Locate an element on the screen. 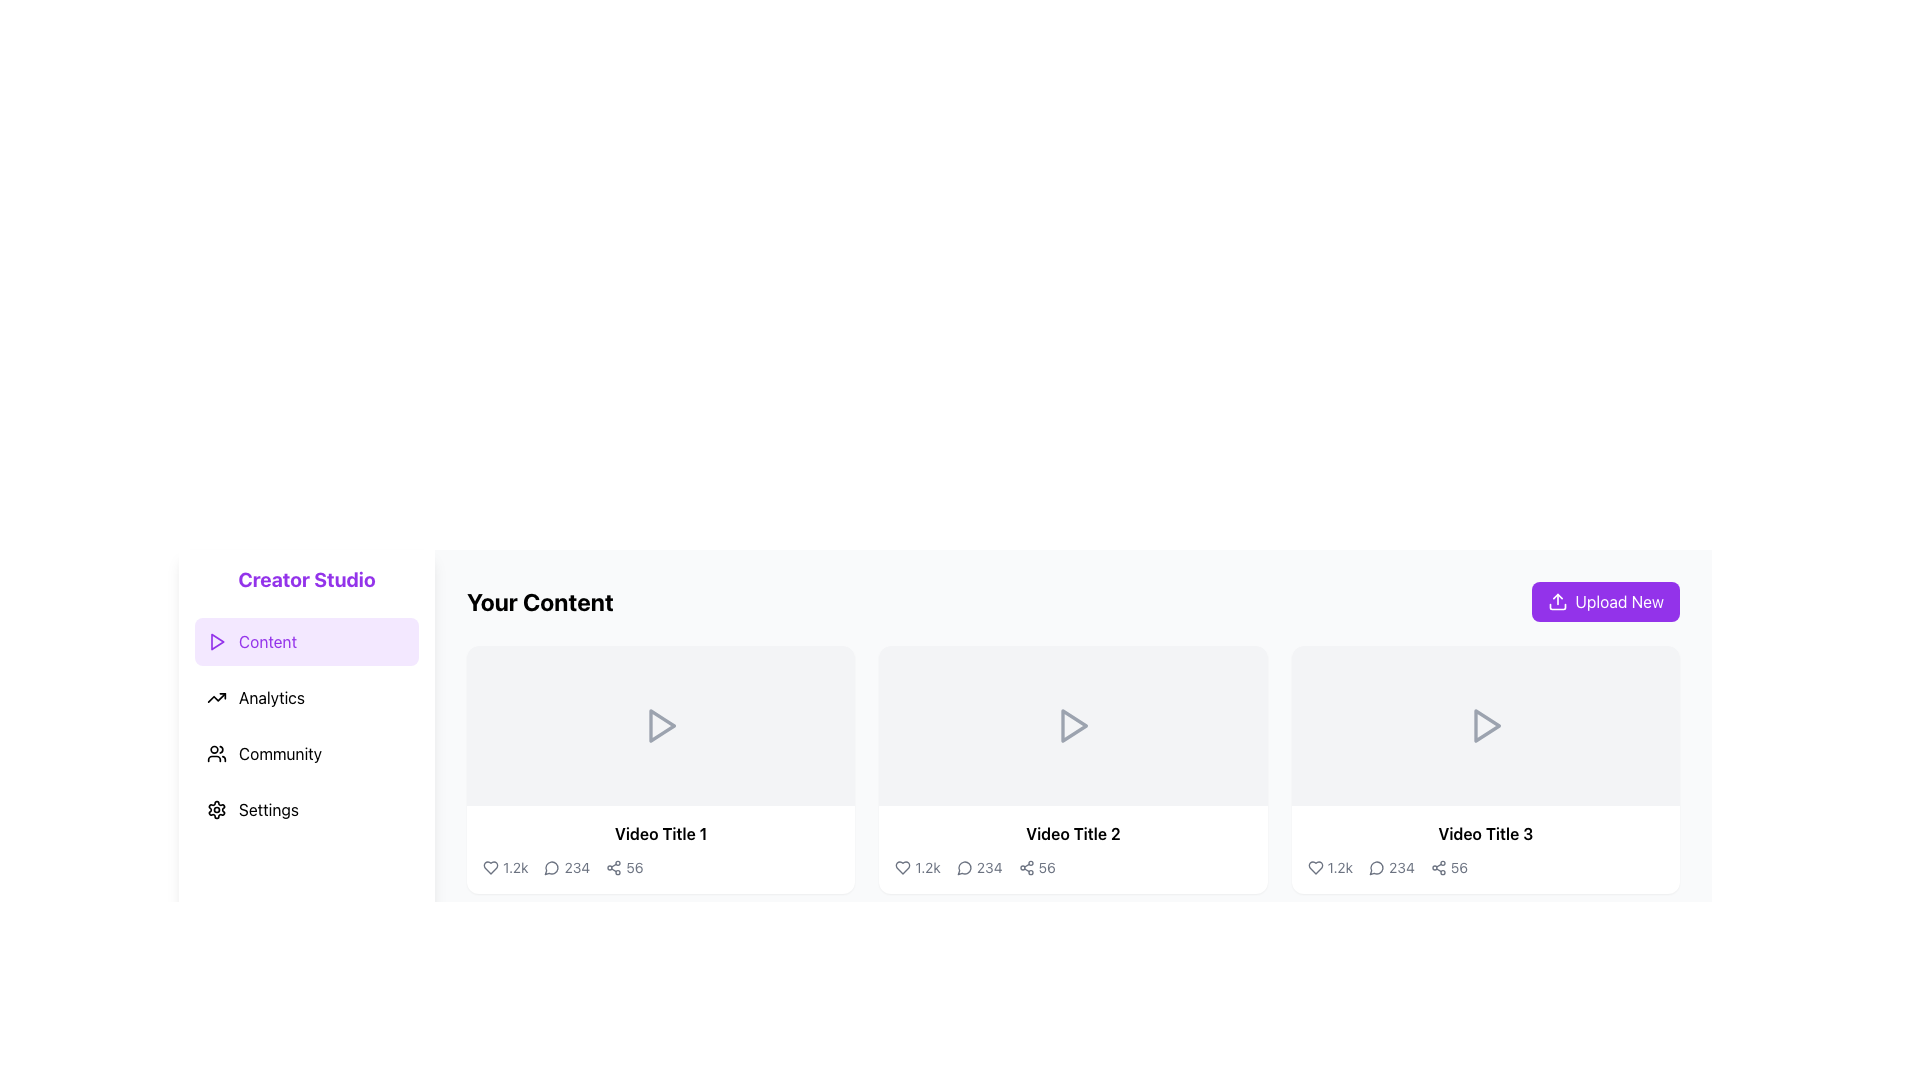 The height and width of the screenshot is (1080, 1920). the upload button located at the top-right corner of the content area, adjacent to the title text 'Your Content' is located at coordinates (1605, 600).